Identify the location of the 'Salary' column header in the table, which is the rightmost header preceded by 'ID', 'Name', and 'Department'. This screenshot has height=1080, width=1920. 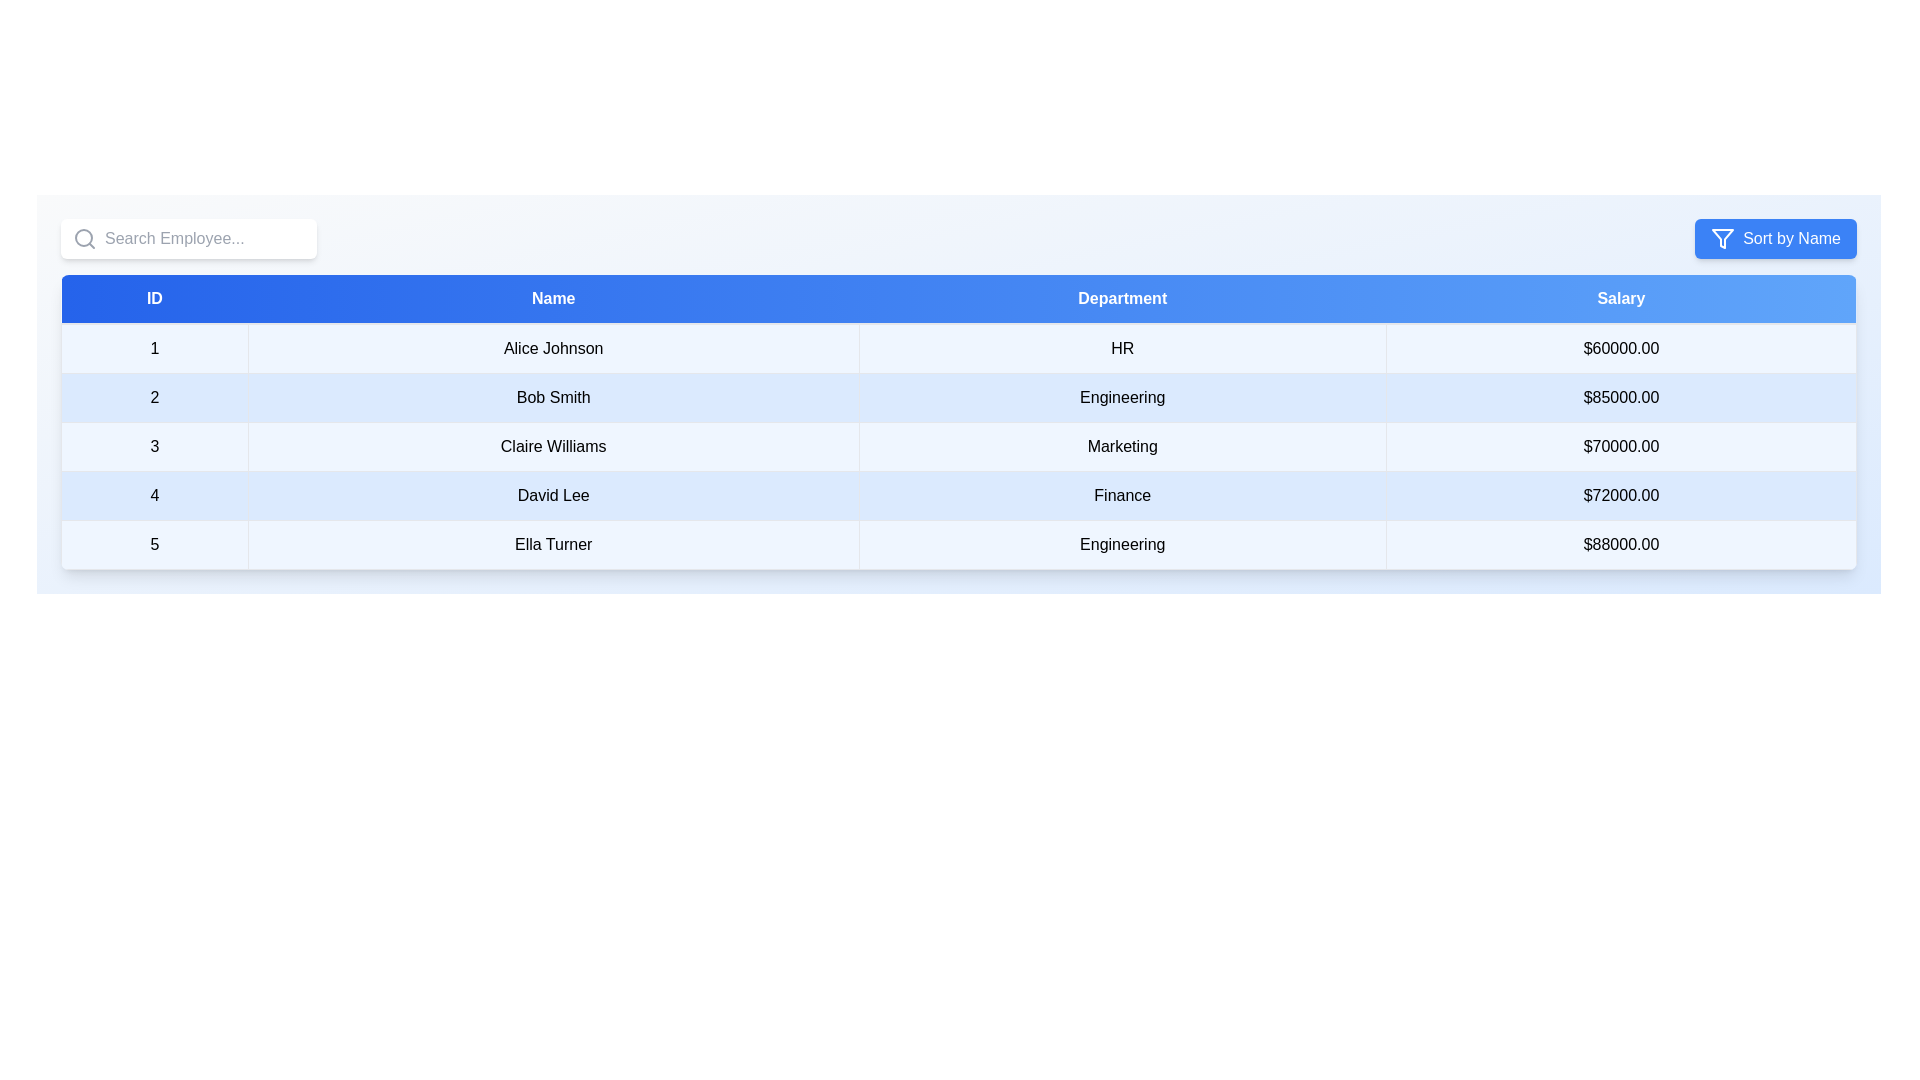
(1621, 299).